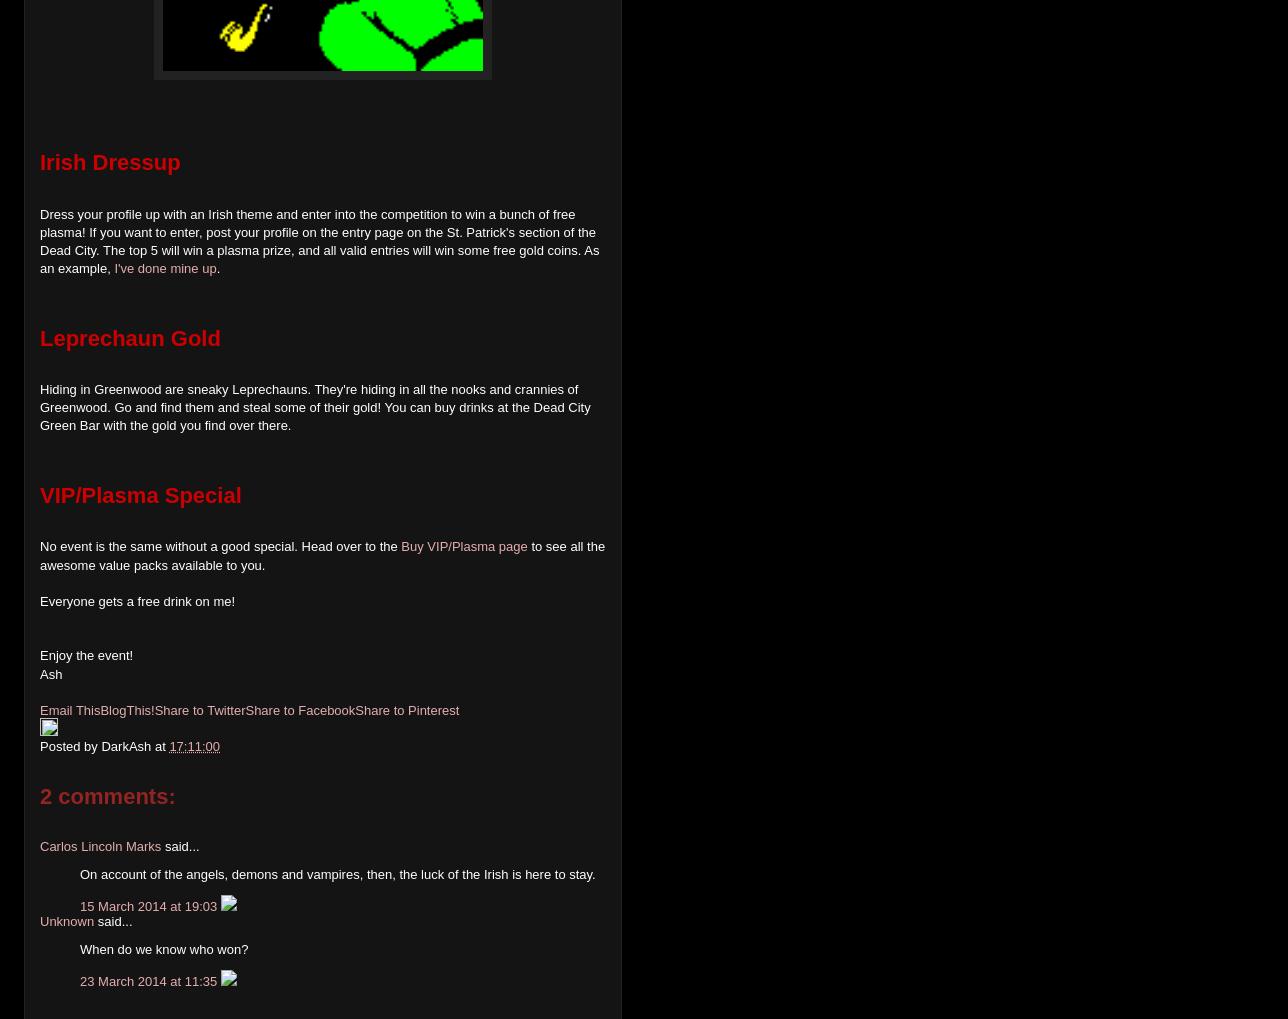 The height and width of the screenshot is (1019, 1288). Describe the element at coordinates (69, 710) in the screenshot. I see `'Email This'` at that location.